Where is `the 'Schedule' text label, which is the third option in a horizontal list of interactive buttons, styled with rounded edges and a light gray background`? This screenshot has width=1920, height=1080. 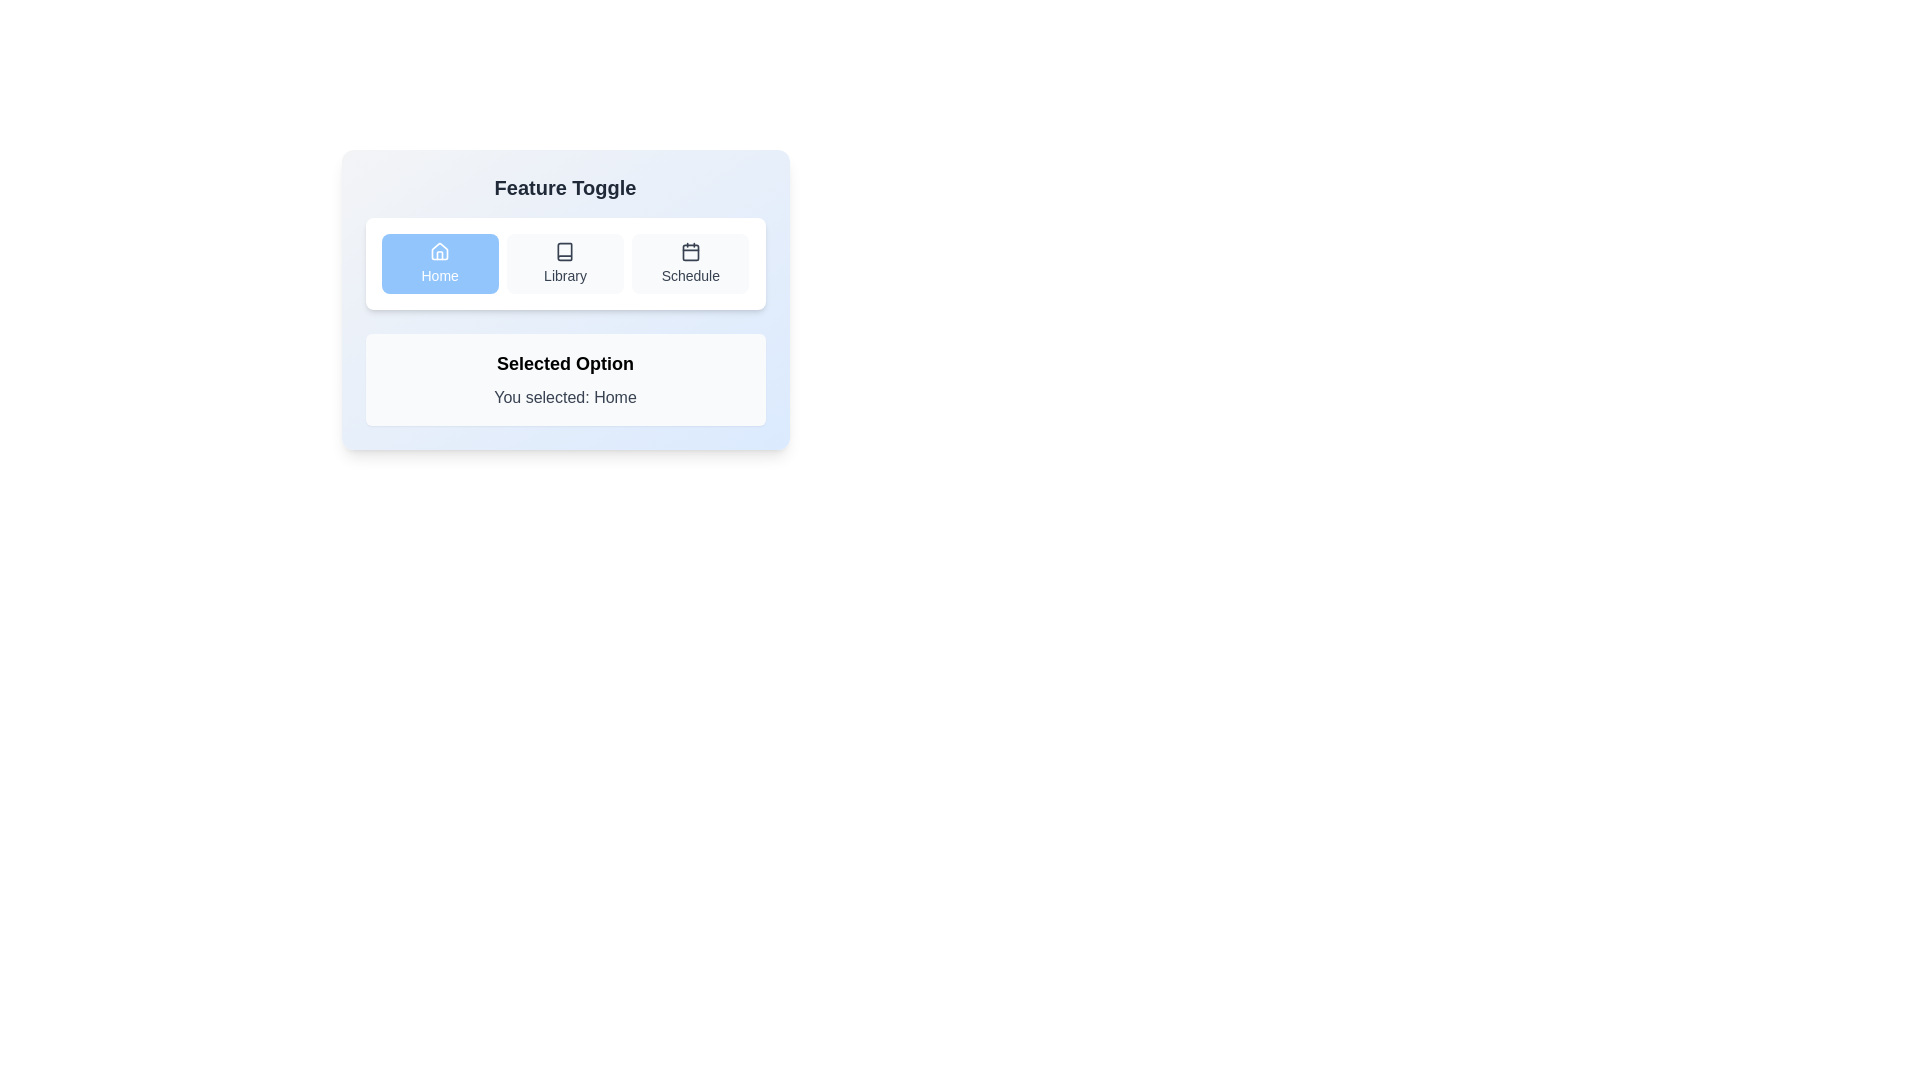
the 'Schedule' text label, which is the third option in a horizontal list of interactive buttons, styled with rounded edges and a light gray background is located at coordinates (690, 276).